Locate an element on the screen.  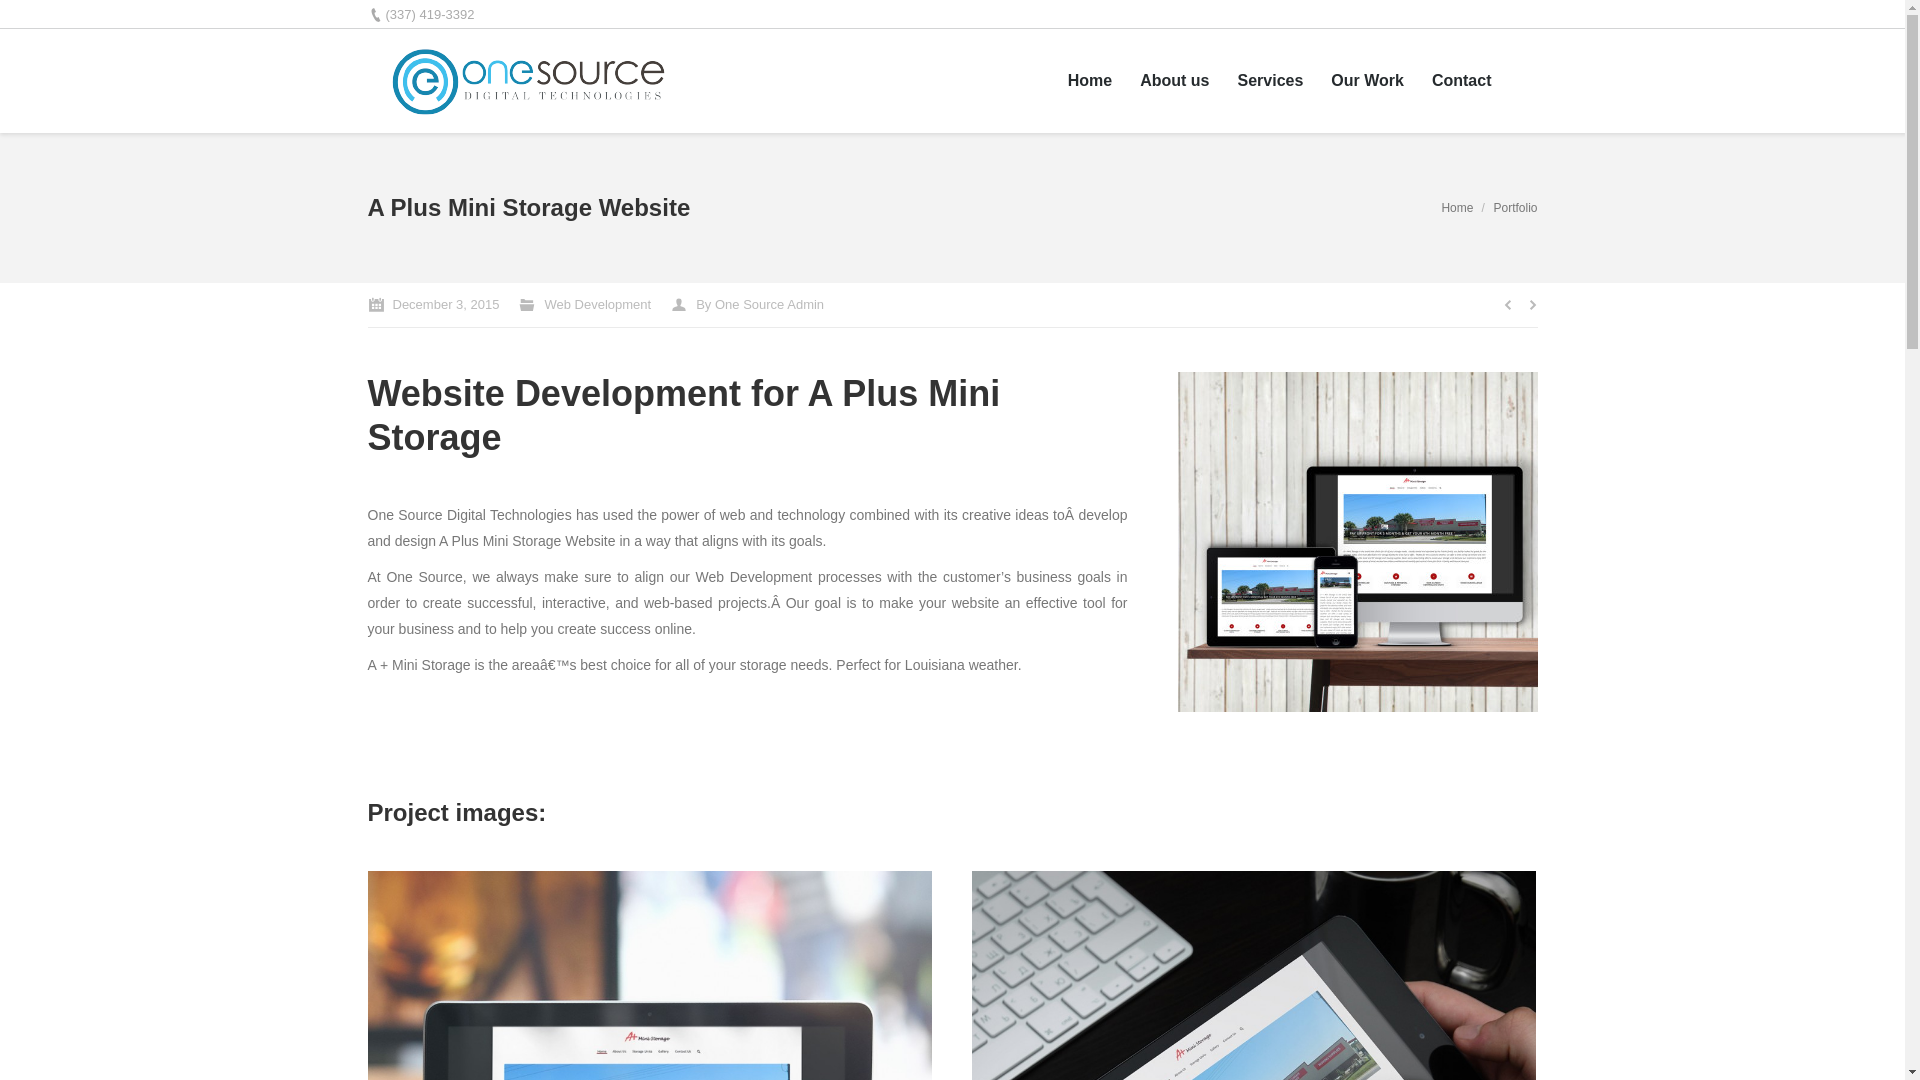
'Home' is located at coordinates (1088, 80).